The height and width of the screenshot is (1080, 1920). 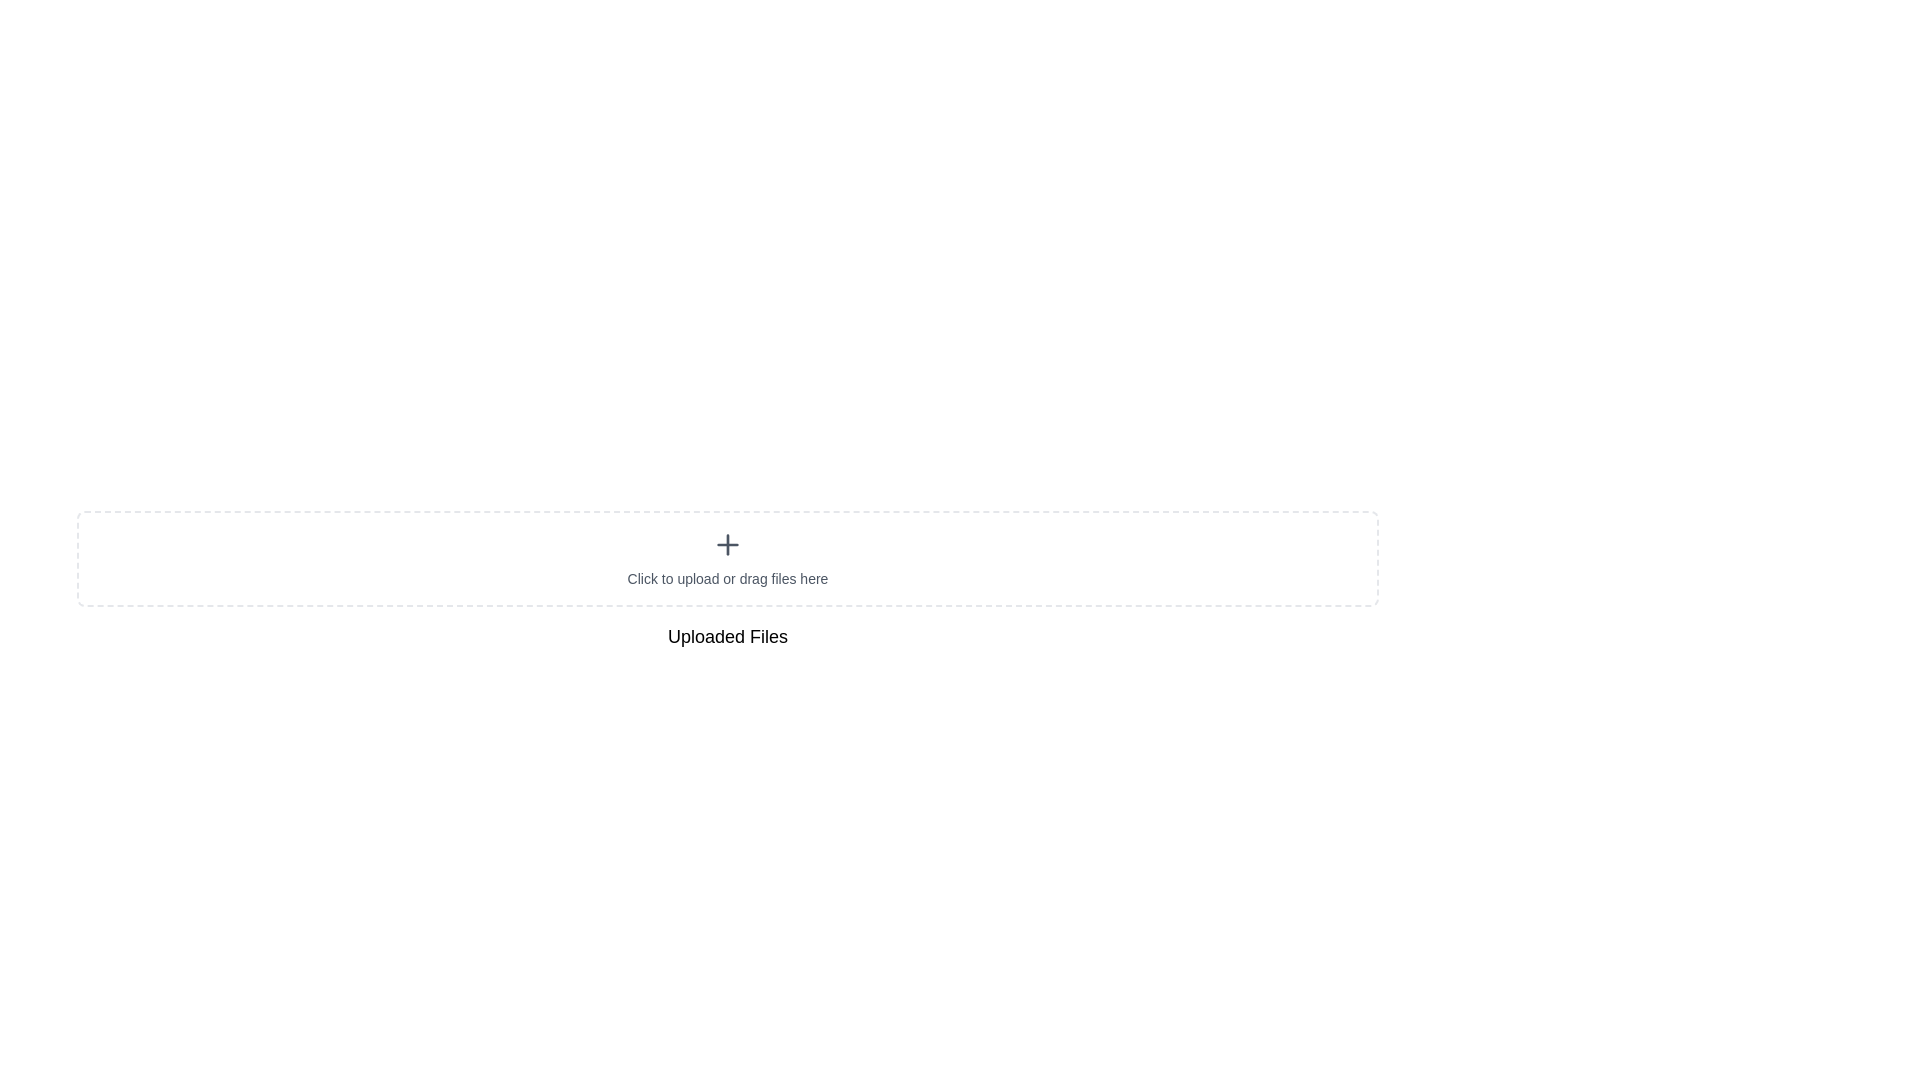 I want to click on the static text label that states 'Click to upload or drag files here', which is styled in small, muted gray text and positioned at the center of the file upload zone, so click(x=727, y=578).